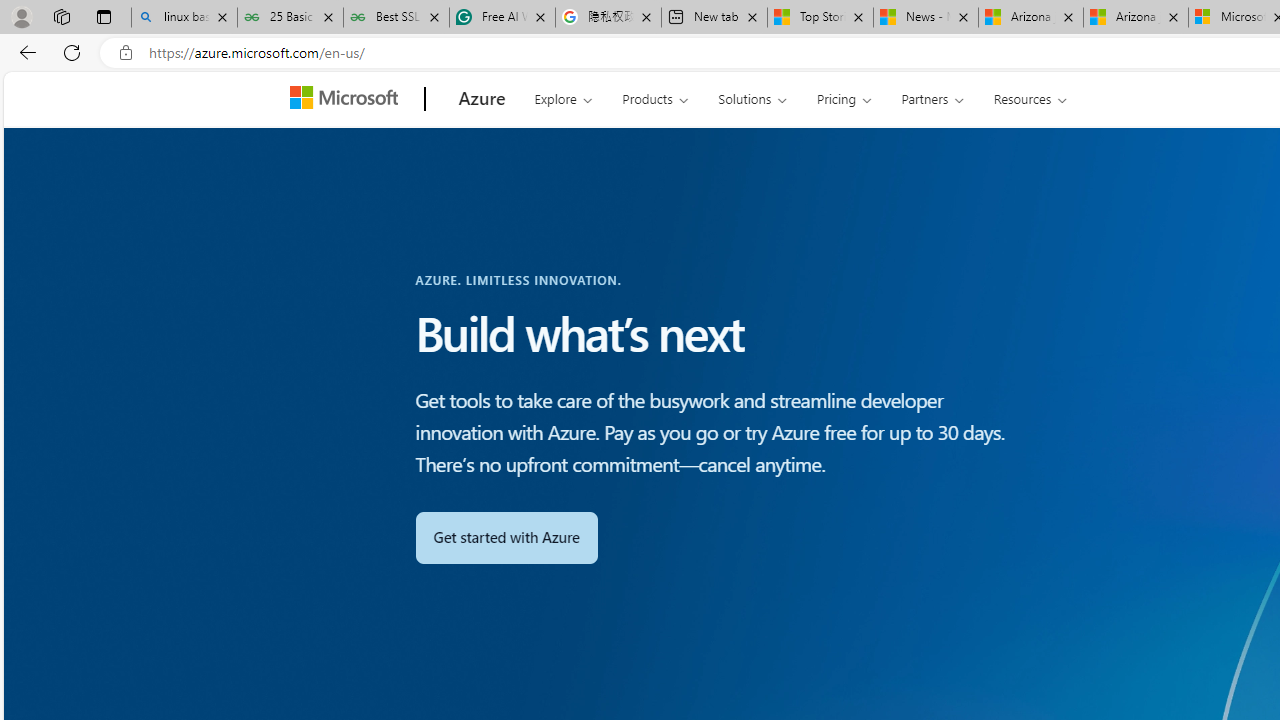 The image size is (1280, 720). I want to click on 'Get started with Pay as you go using Azure', so click(506, 536).